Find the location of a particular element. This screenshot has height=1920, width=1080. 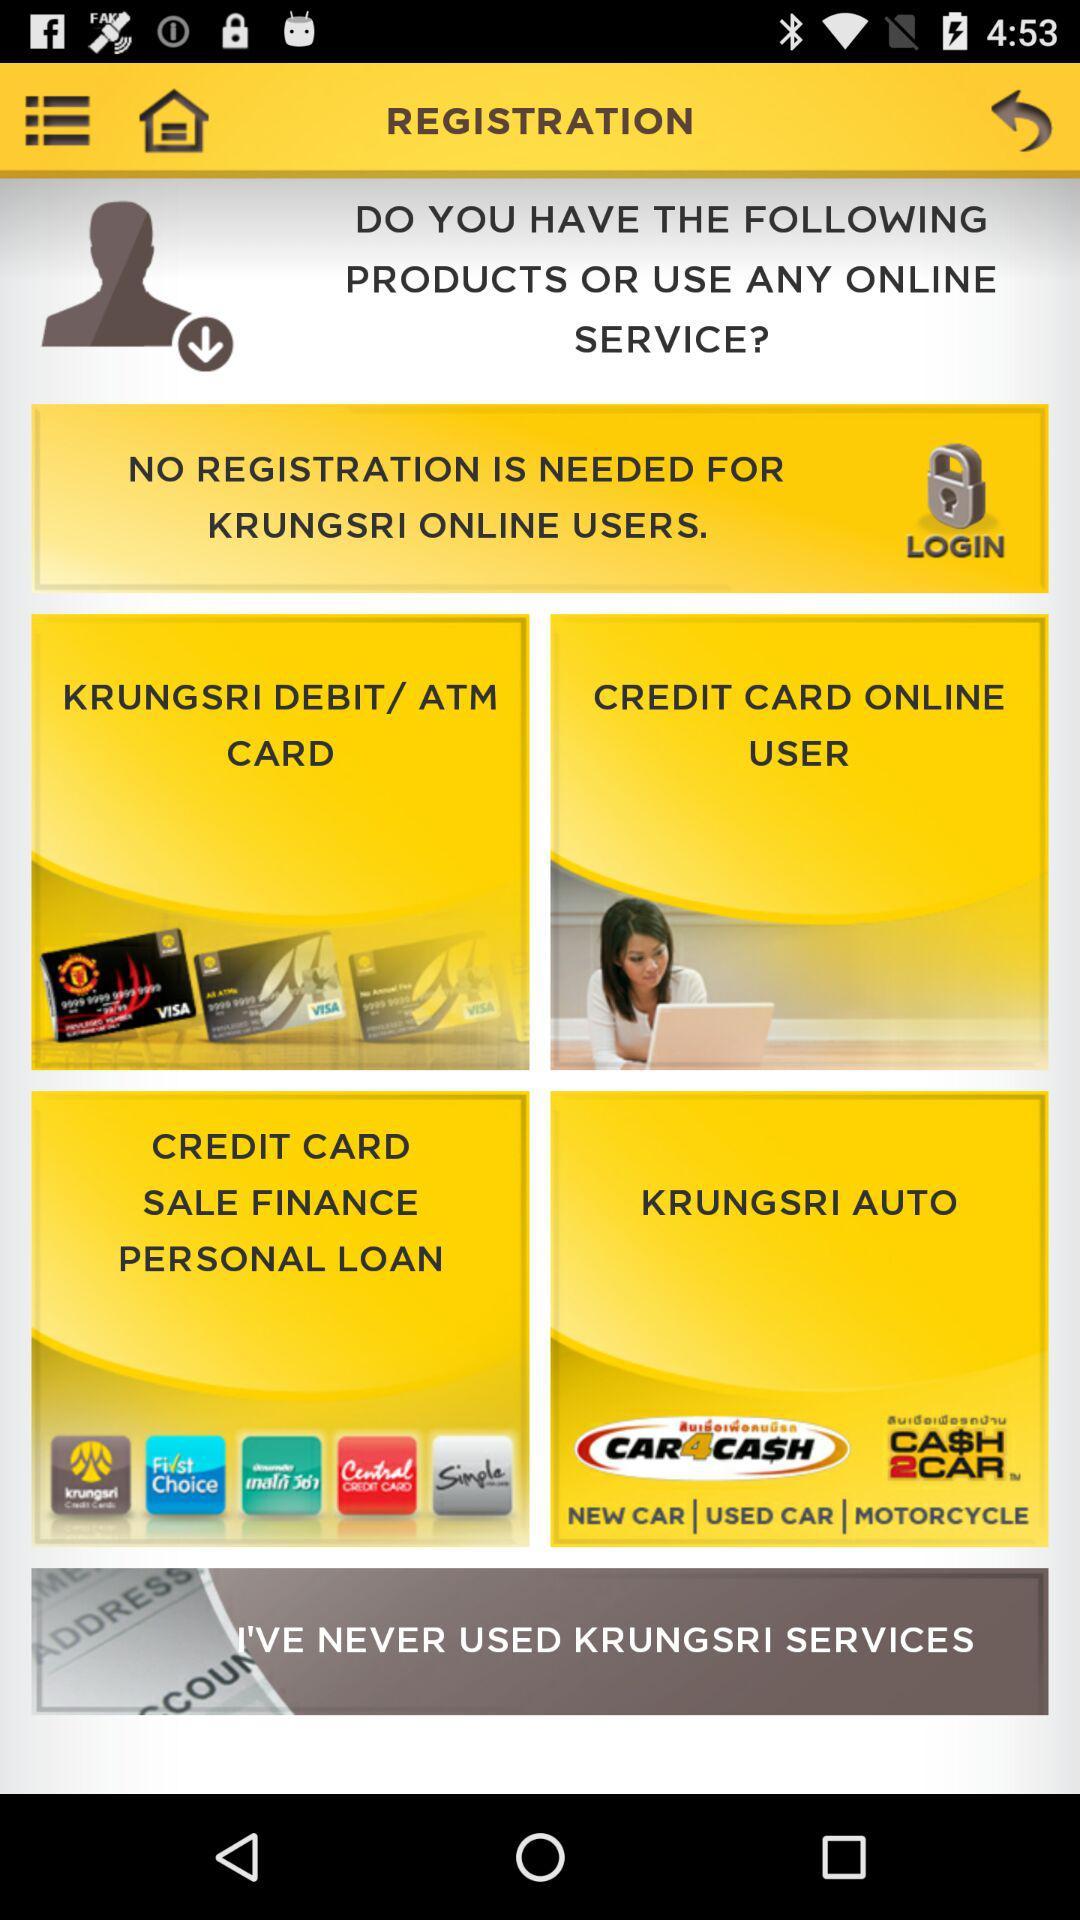

register with credit card sale finance personal loan option is located at coordinates (280, 1319).